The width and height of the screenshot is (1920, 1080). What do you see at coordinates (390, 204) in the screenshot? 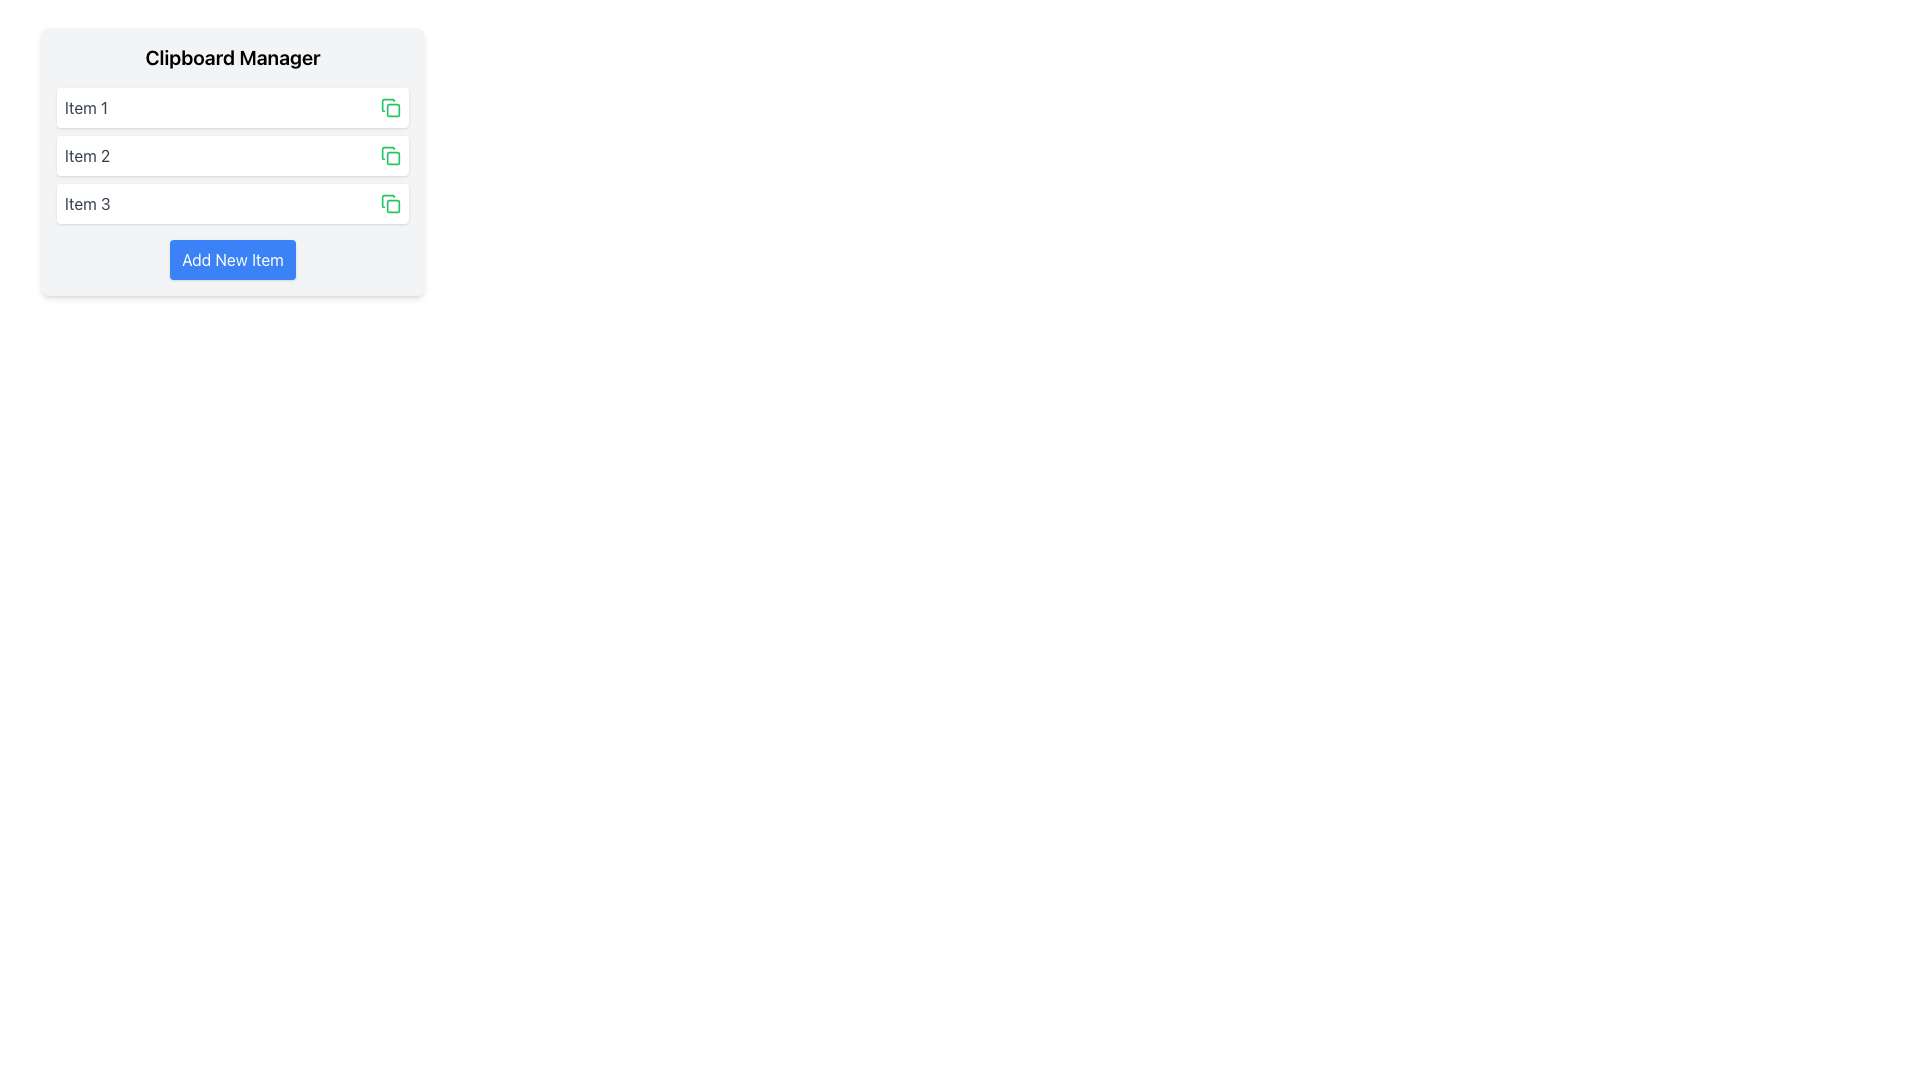
I see `the green icon resembling overlapping squares located in the far-right of the 'Item 3' row within the clipboard manager` at bounding box center [390, 204].